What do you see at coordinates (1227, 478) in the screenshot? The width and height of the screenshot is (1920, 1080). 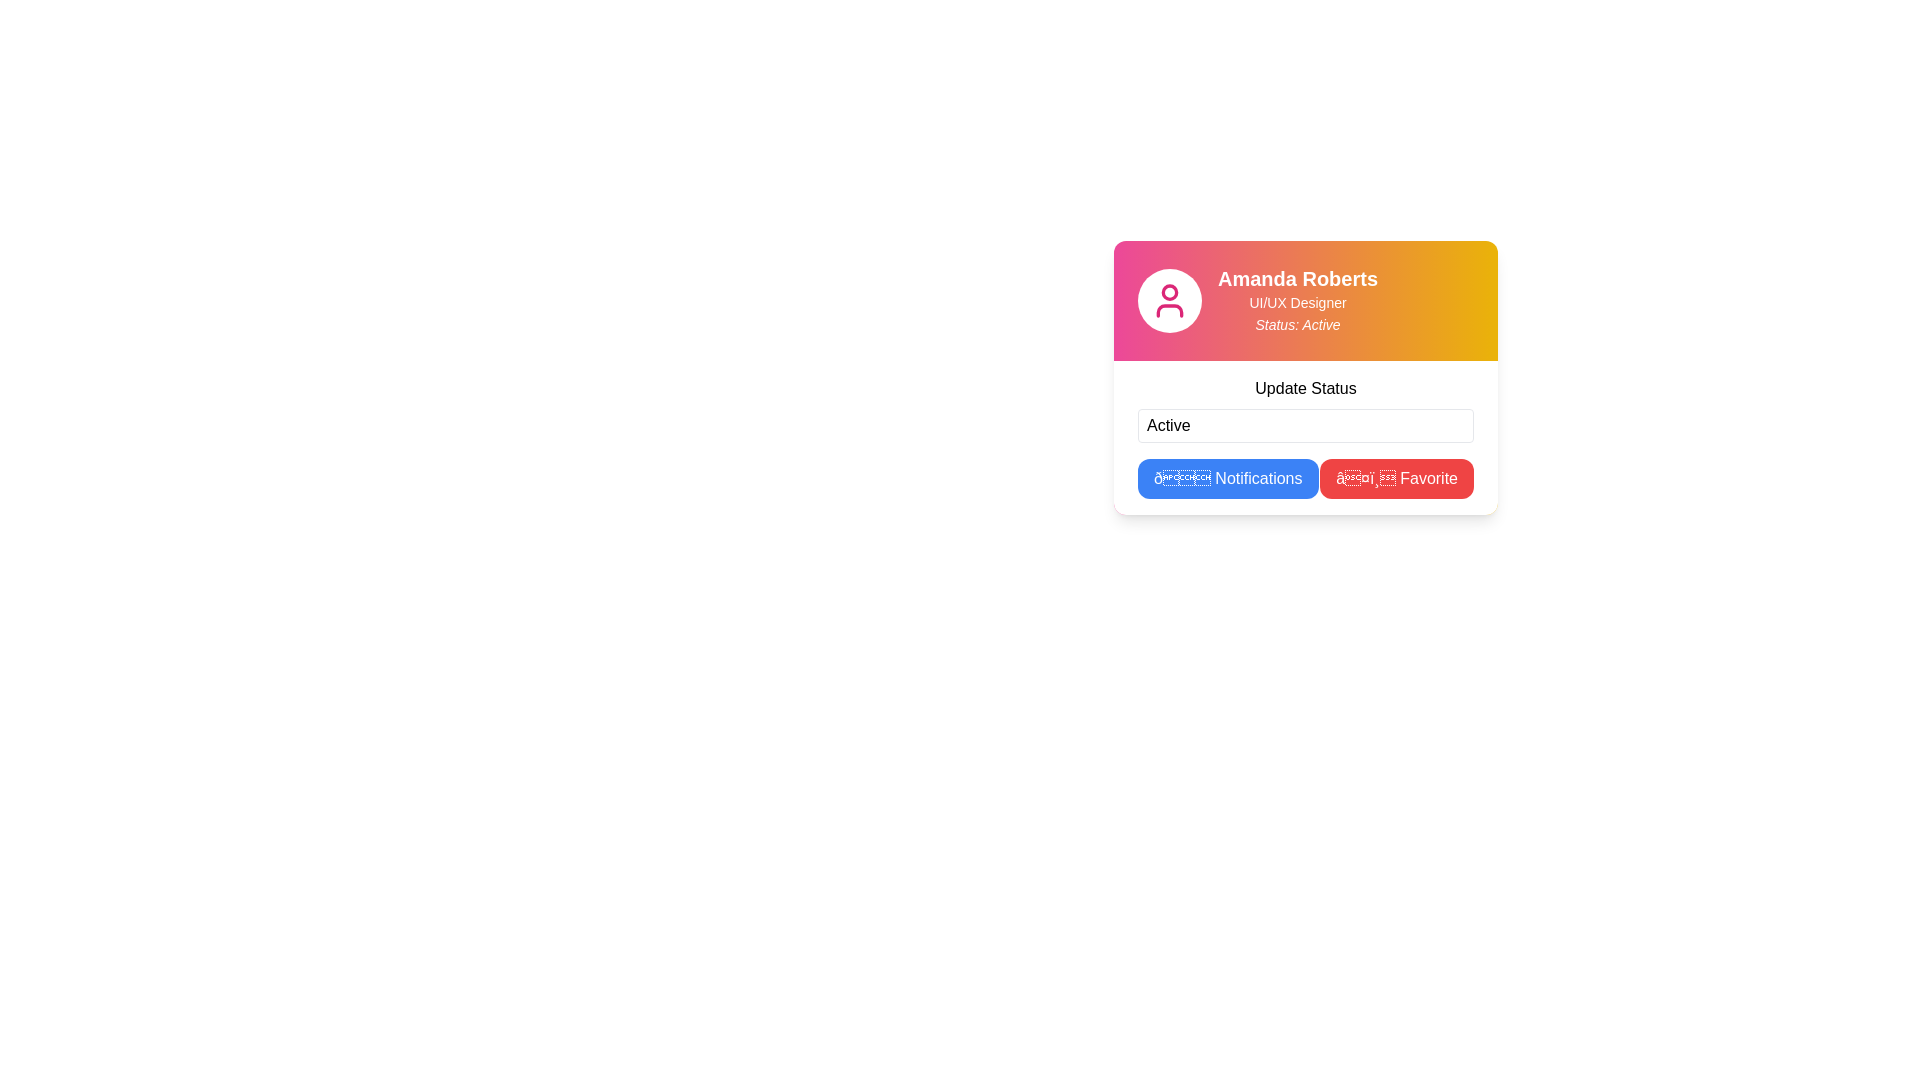 I see `the rectangular button with a blue background and white text labeled '🔔 Notifications'` at bounding box center [1227, 478].